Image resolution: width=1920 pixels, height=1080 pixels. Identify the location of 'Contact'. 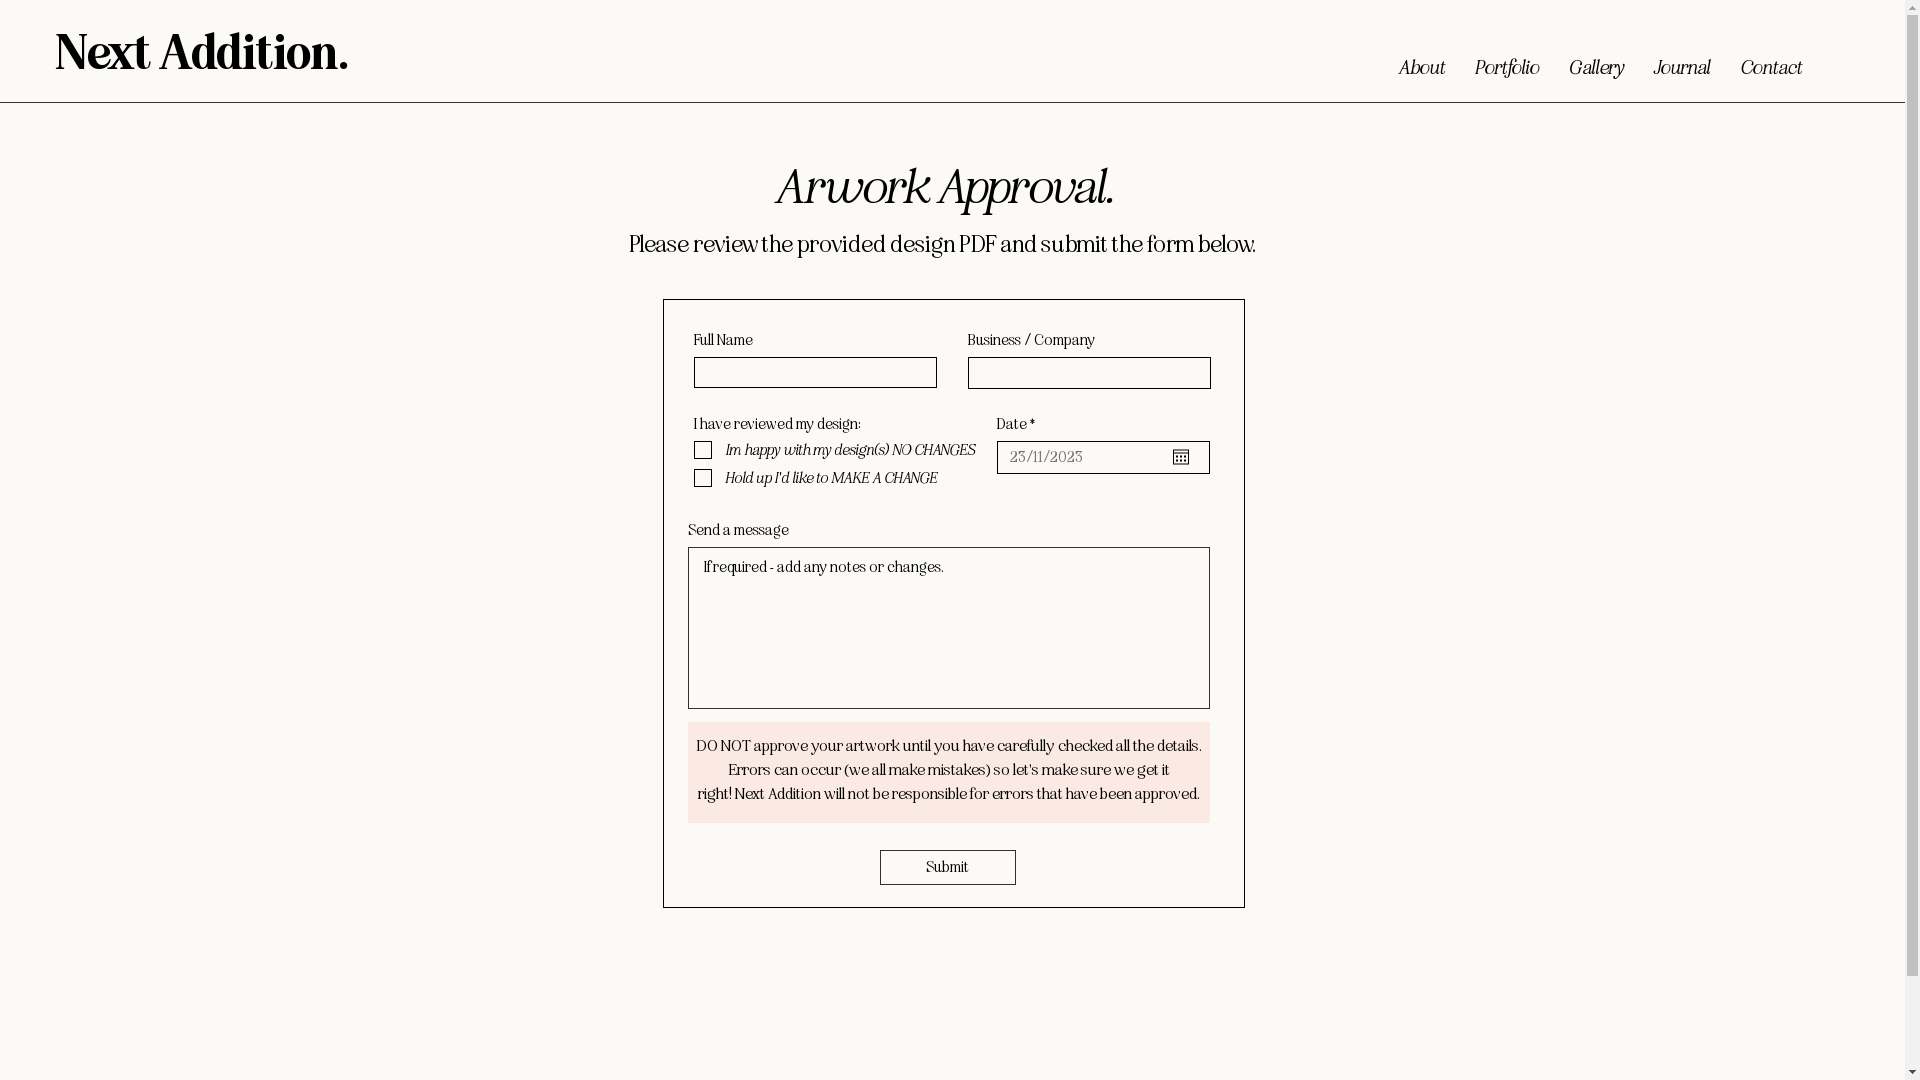
(1771, 61).